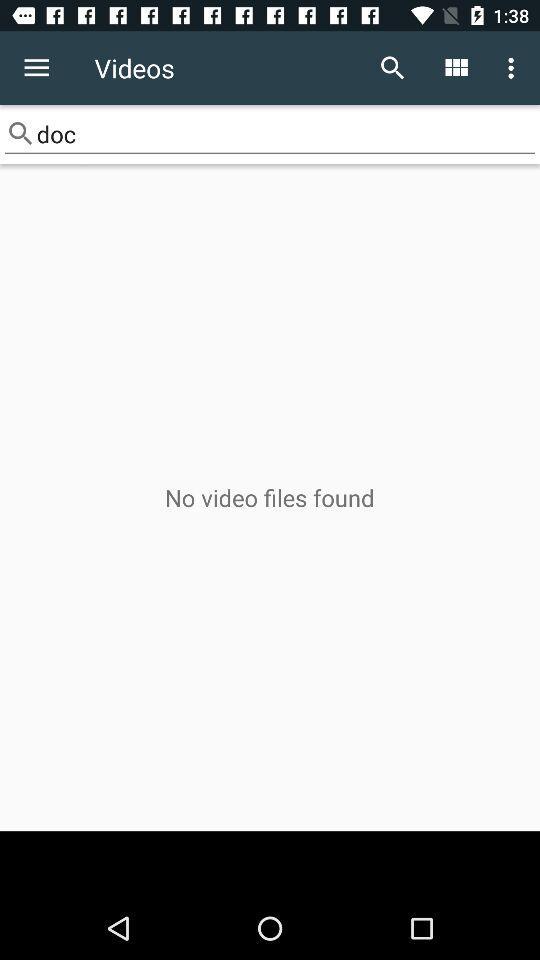 The width and height of the screenshot is (540, 960). I want to click on item above the doc, so click(393, 68).